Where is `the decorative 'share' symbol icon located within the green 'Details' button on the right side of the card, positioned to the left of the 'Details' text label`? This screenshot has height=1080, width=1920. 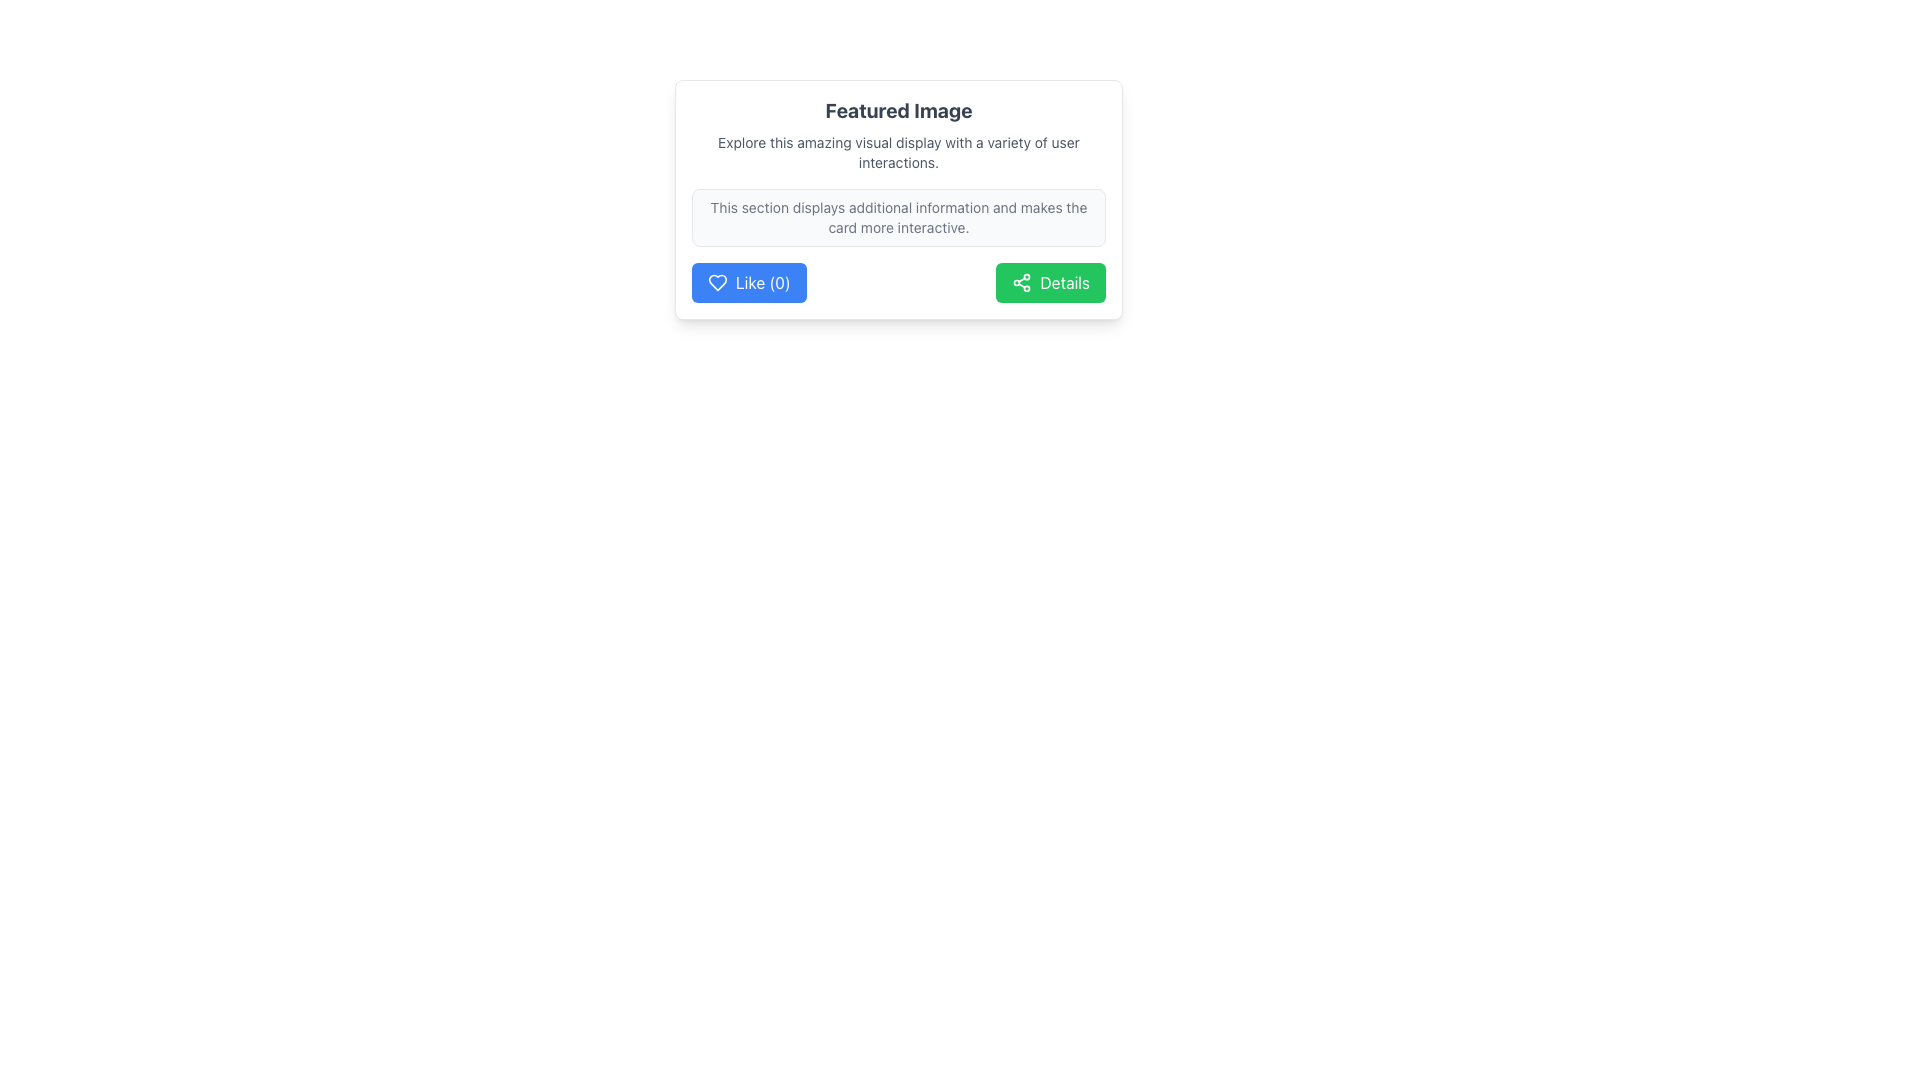
the decorative 'share' symbol icon located within the green 'Details' button on the right side of the card, positioned to the left of the 'Details' text label is located at coordinates (1022, 282).